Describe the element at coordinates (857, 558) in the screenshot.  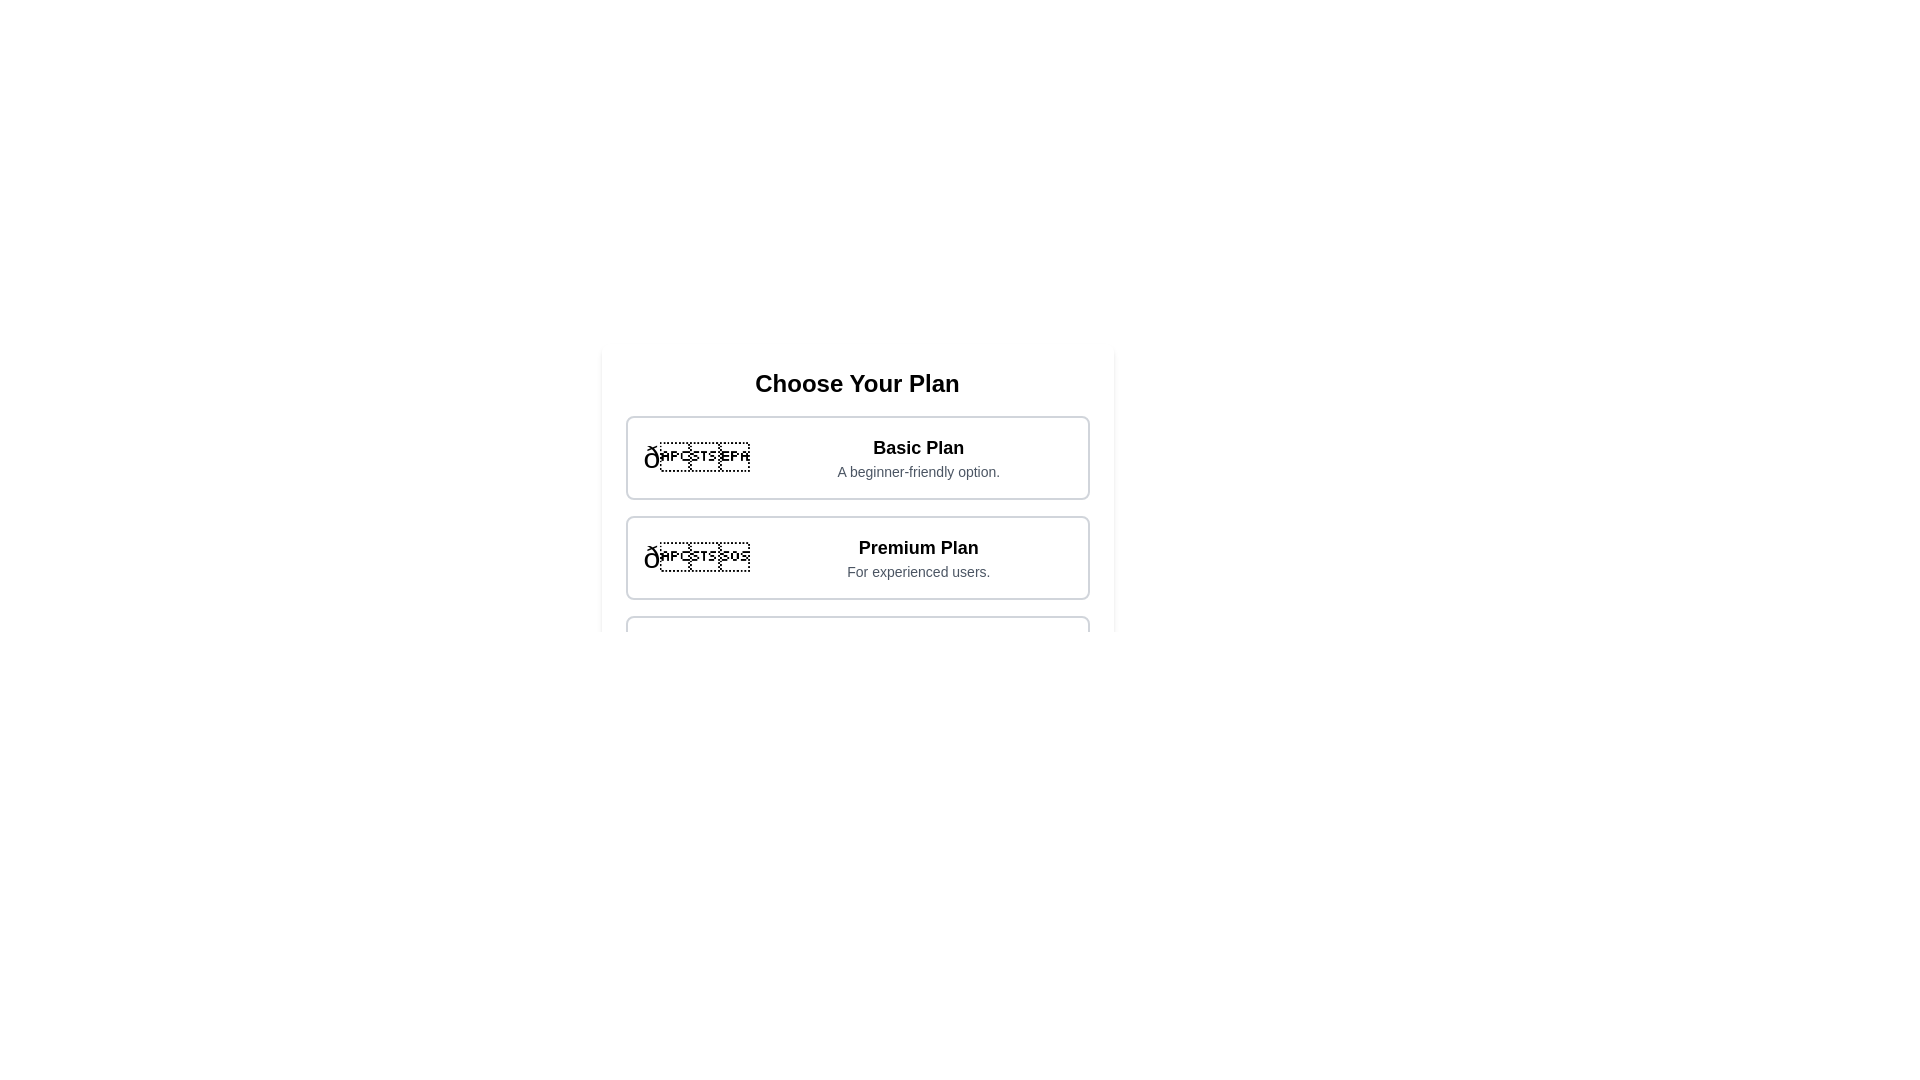
I see `to select the 'Premium Plan' option from the selectable list item located in the 'Choose Your Plan' section, which is the second option in the vertical list` at that location.